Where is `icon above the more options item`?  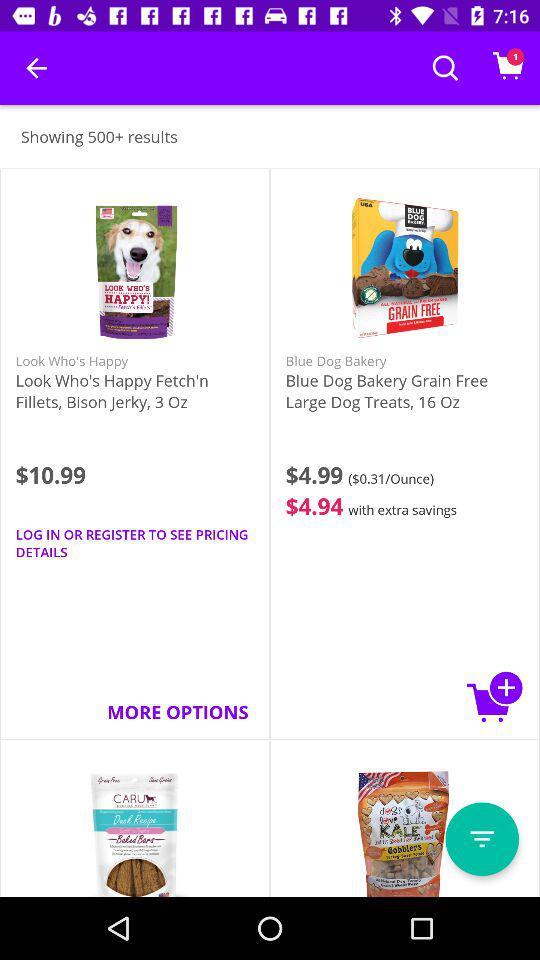
icon above the more options item is located at coordinates (135, 543).